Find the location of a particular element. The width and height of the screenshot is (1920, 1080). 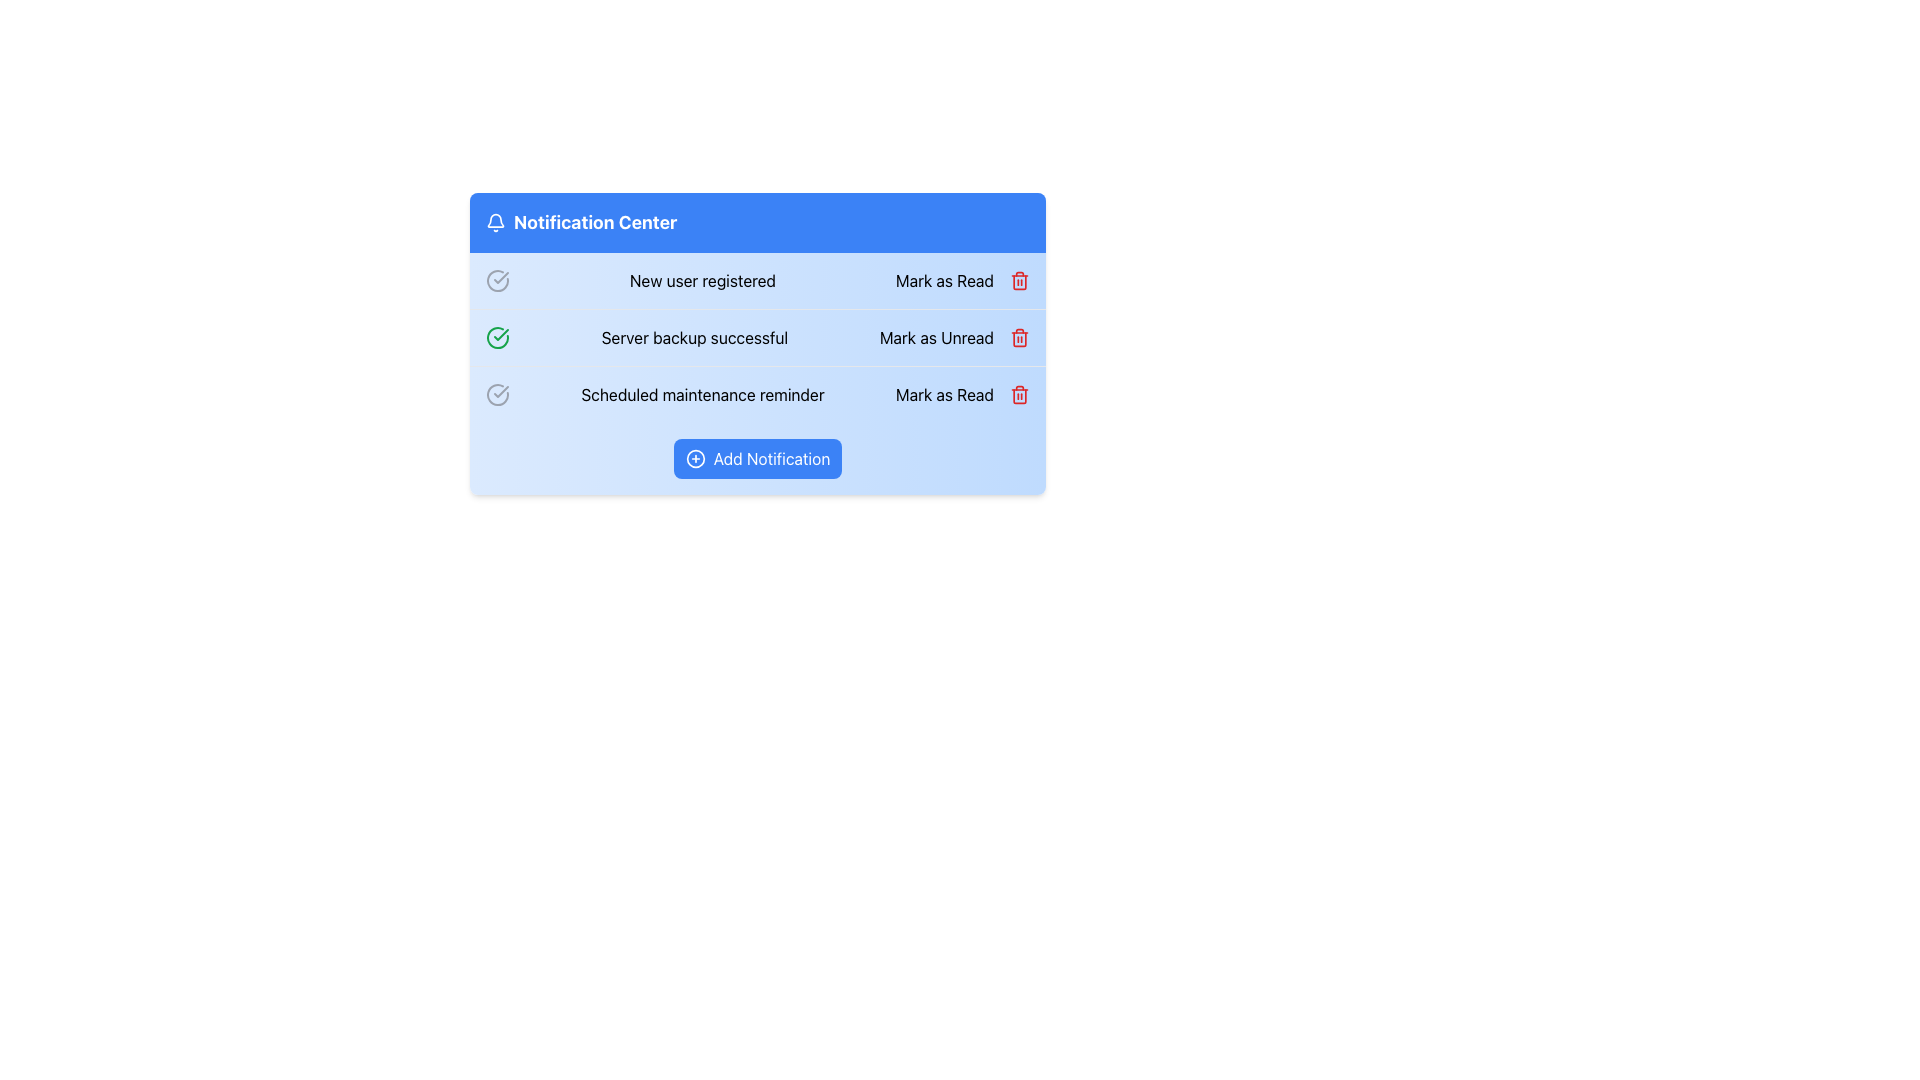

the 'Add Notification' button located at the bottom of the notification interface is located at coordinates (757, 459).